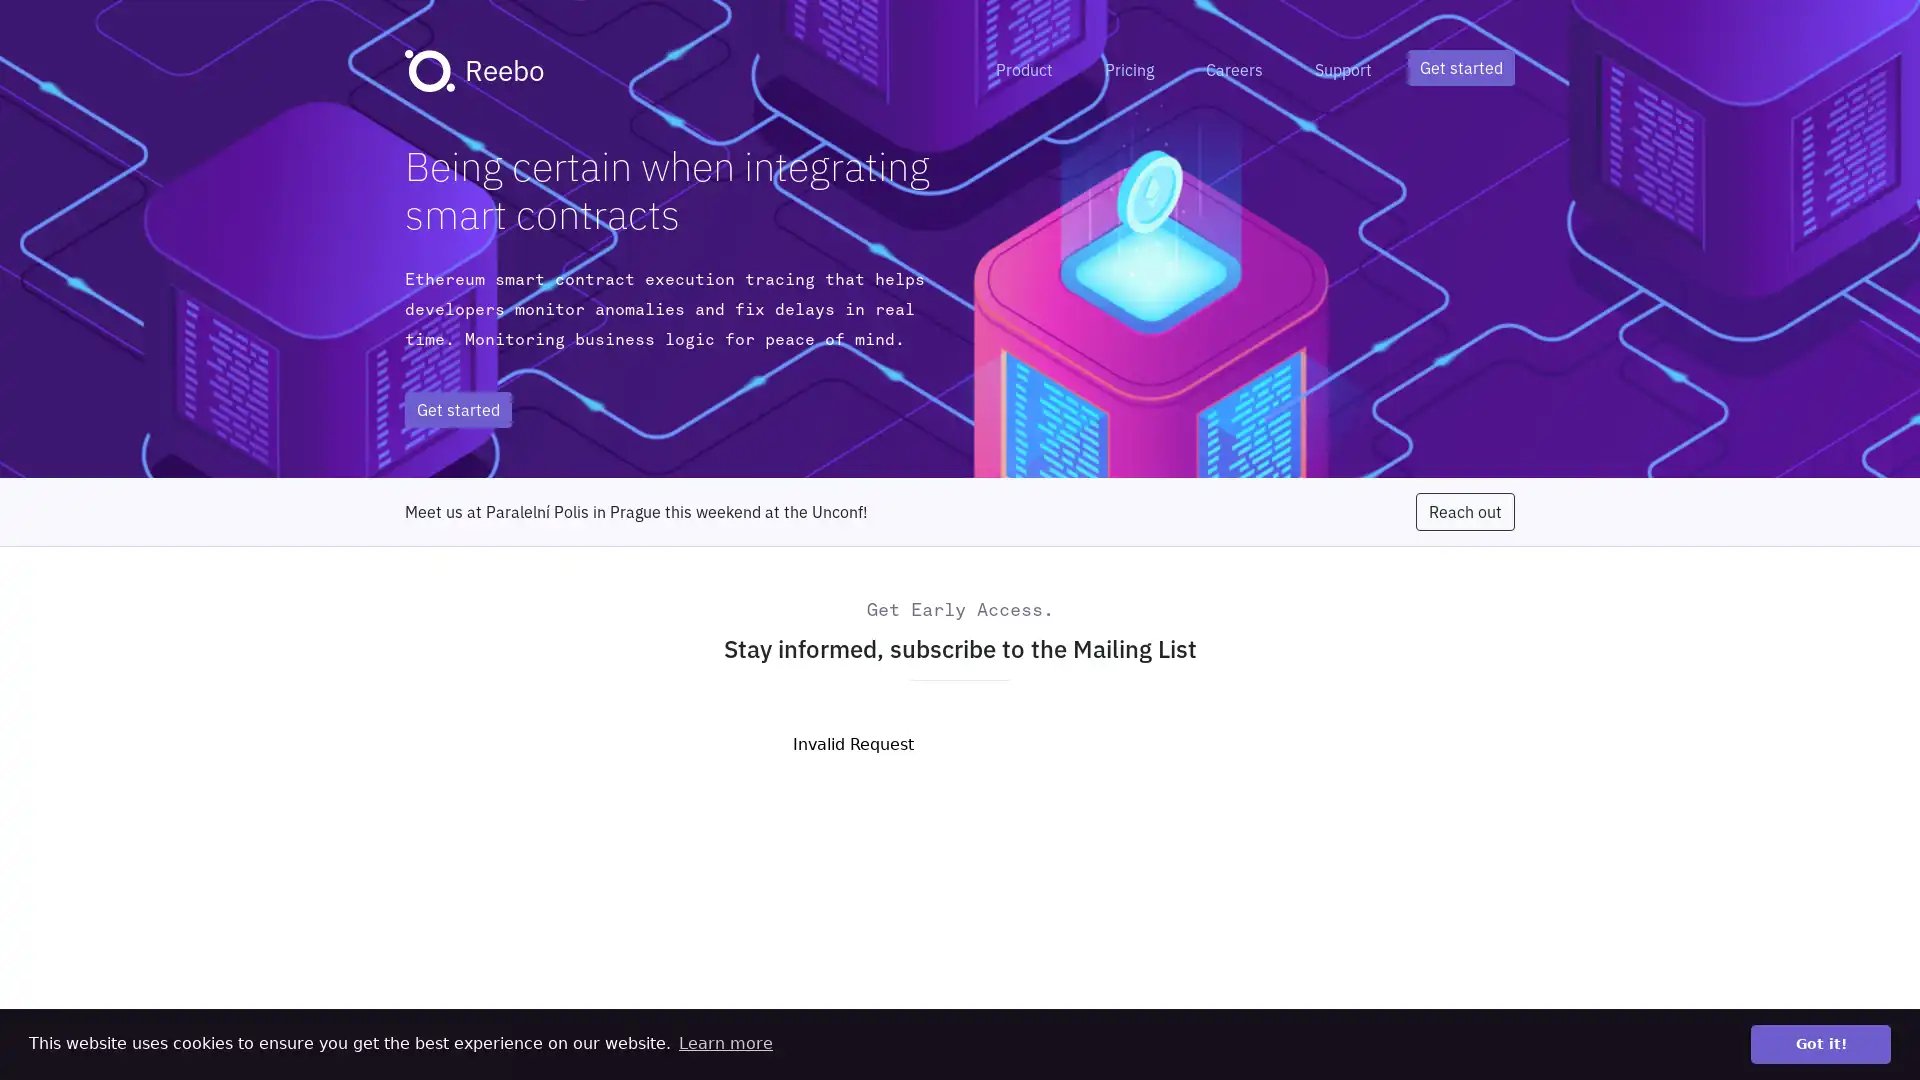  Describe the element at coordinates (457, 408) in the screenshot. I see `Get started` at that location.